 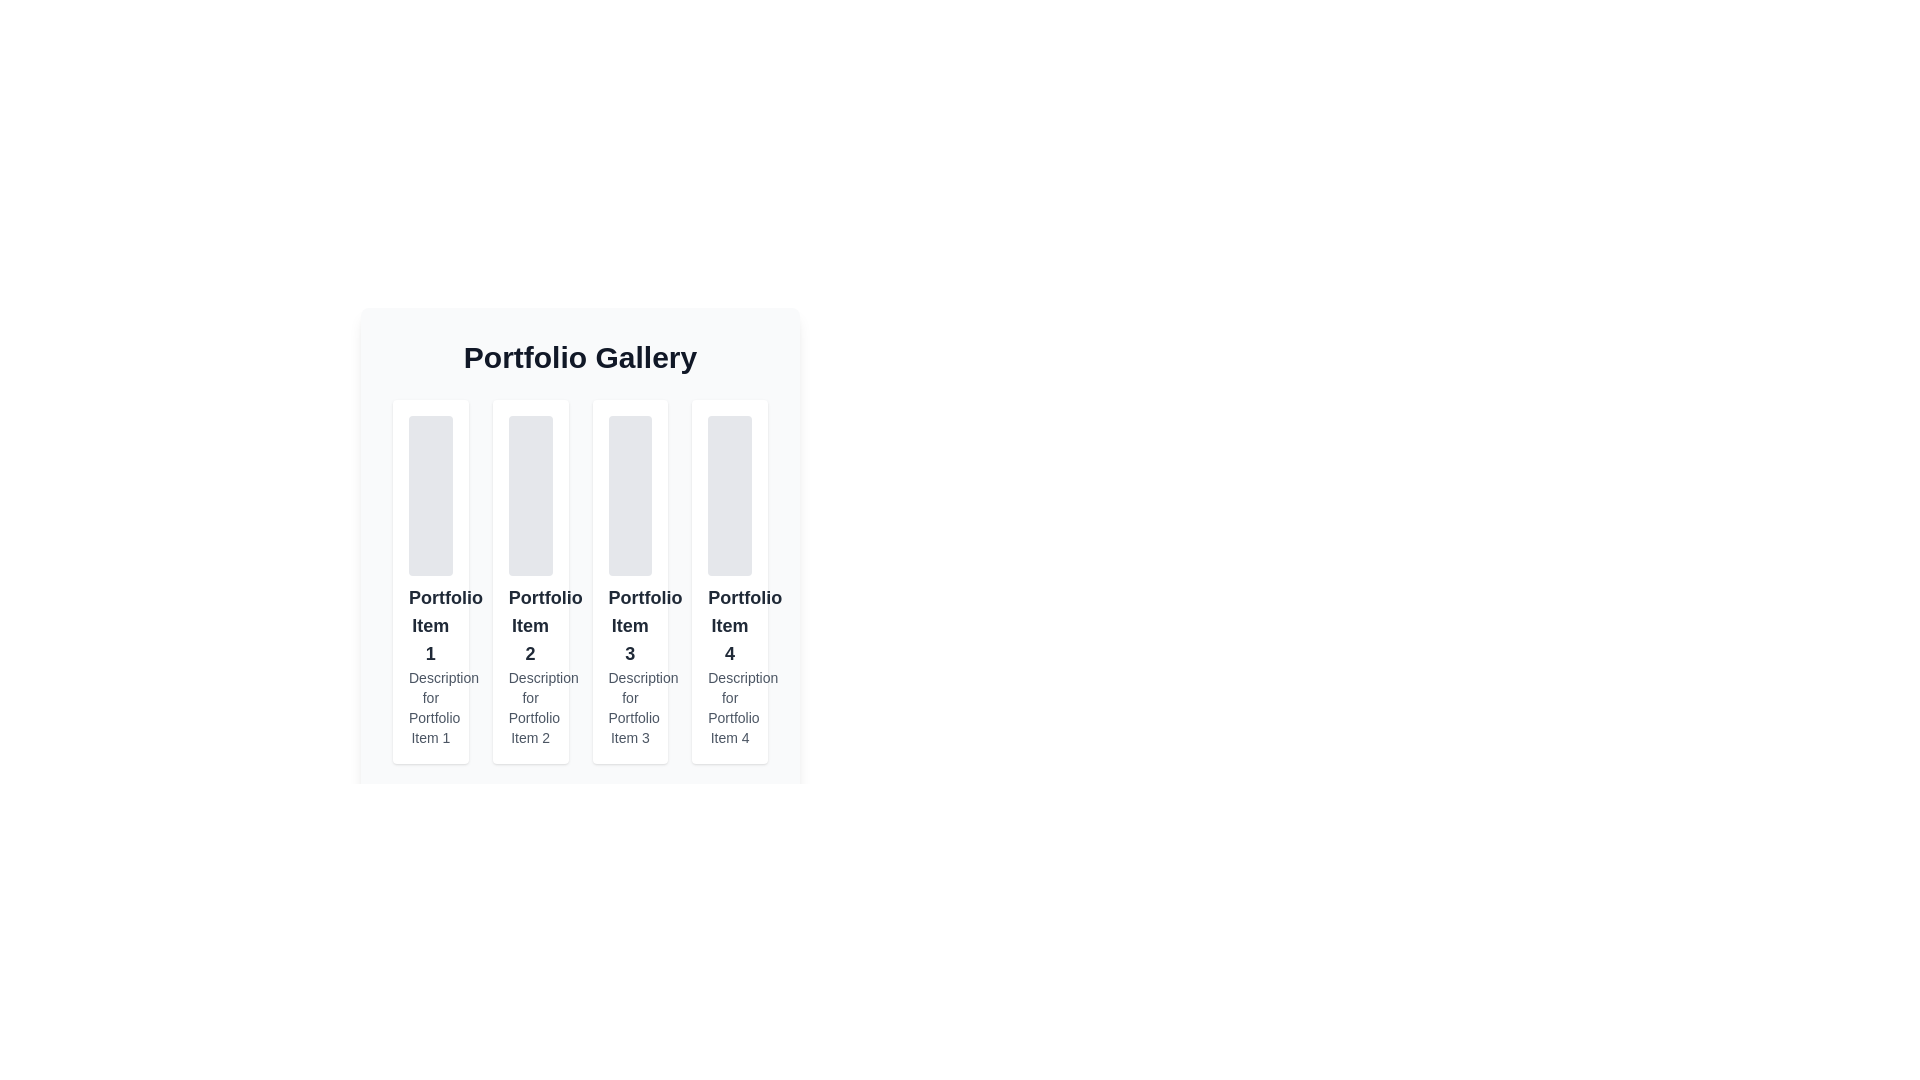 What do you see at coordinates (629, 707) in the screenshot?
I see `the text label that provides a description for 'Portfolio Item 3', located directly below its title within the portfolio card` at bounding box center [629, 707].